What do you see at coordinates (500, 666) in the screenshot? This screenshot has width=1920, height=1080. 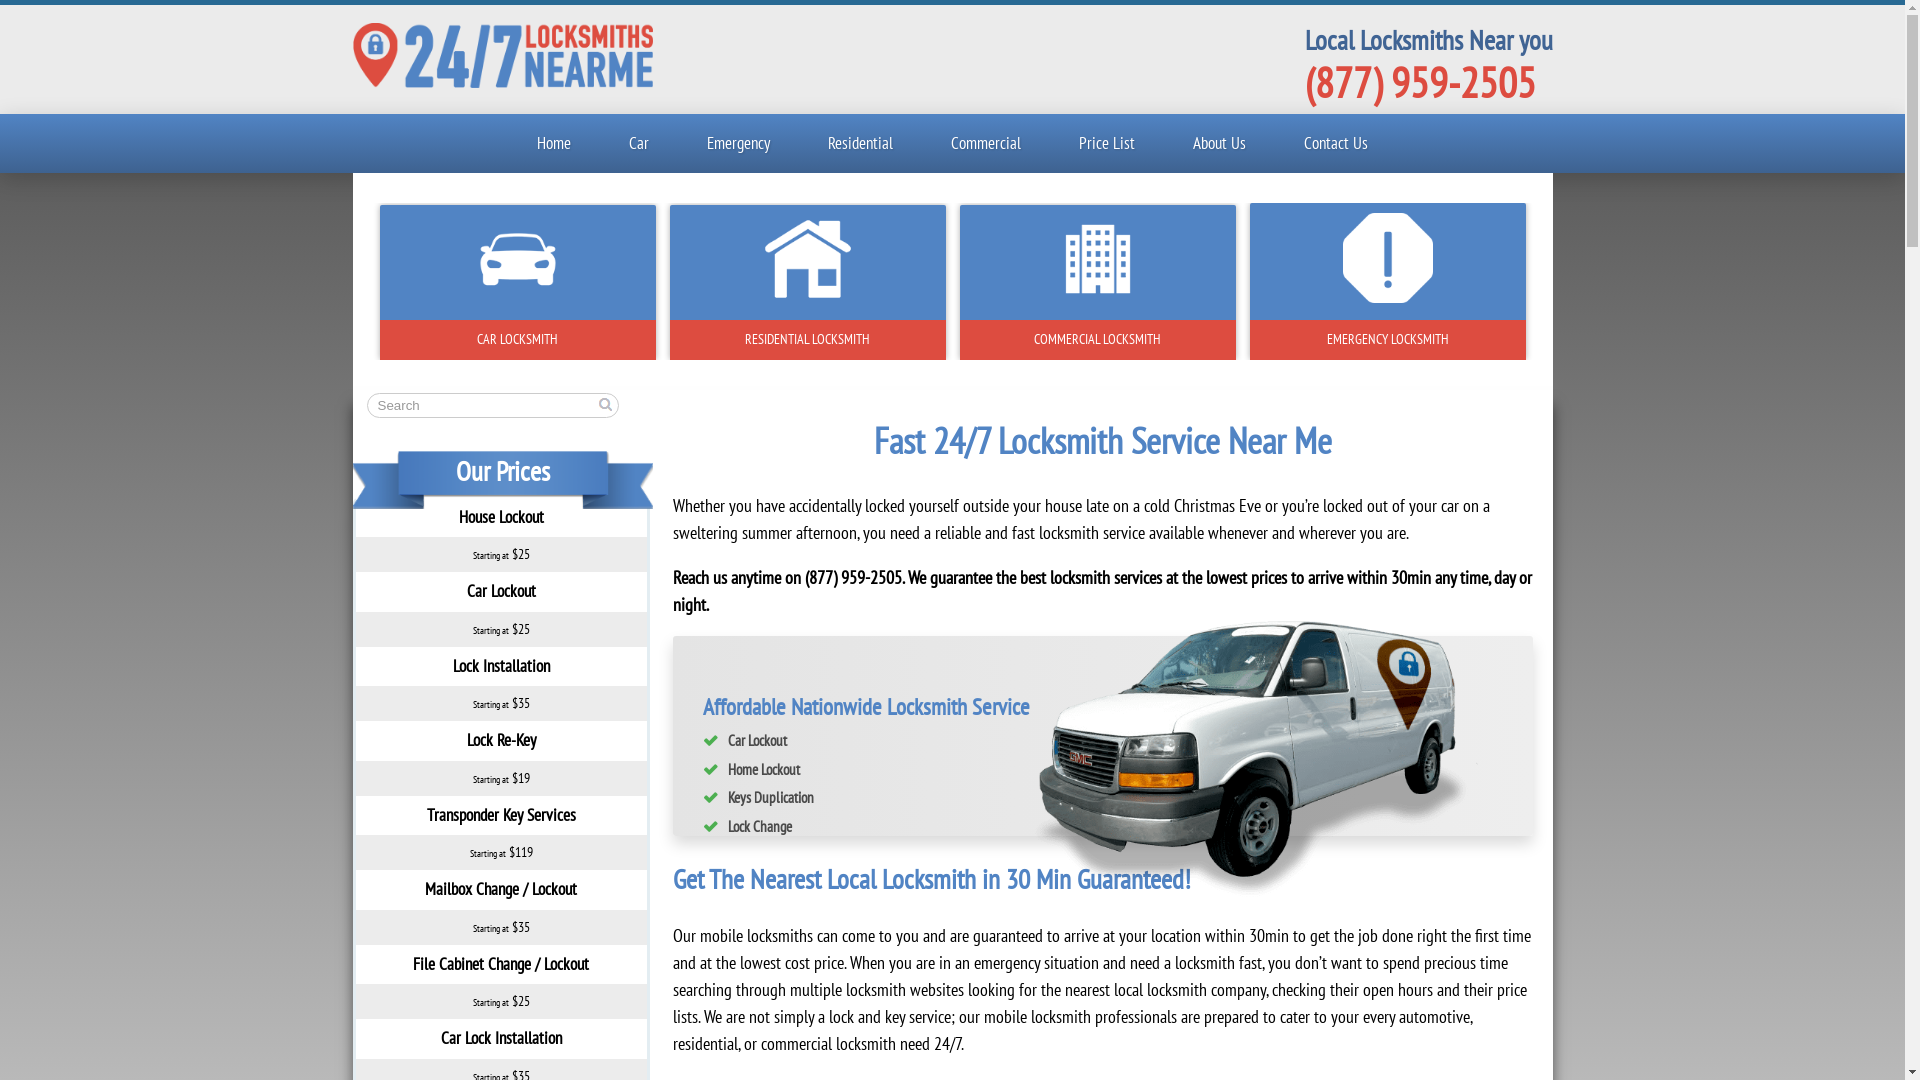 I see `'Lock Installation'` at bounding box center [500, 666].